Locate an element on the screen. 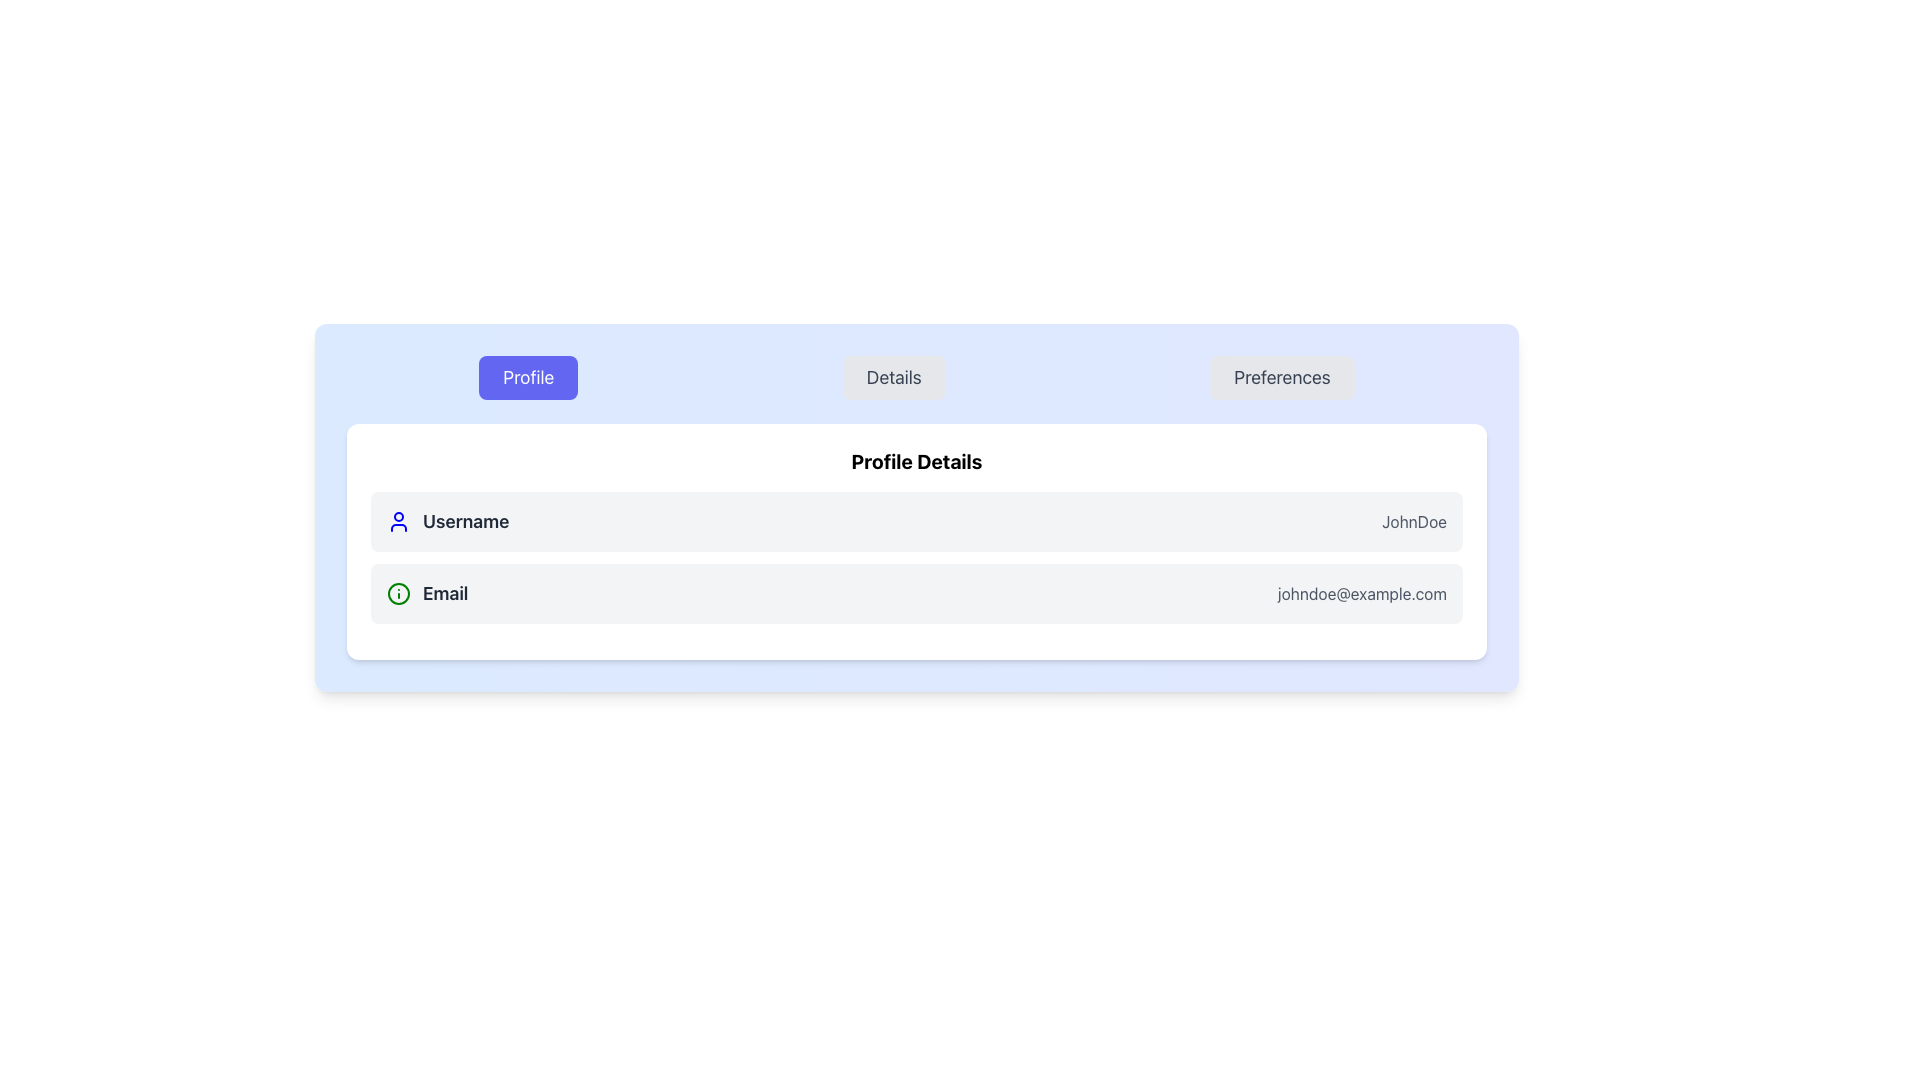  the text label that describes the email address field, which is positioned next to an icon in the details section under the 'Email' label is located at coordinates (444, 593).